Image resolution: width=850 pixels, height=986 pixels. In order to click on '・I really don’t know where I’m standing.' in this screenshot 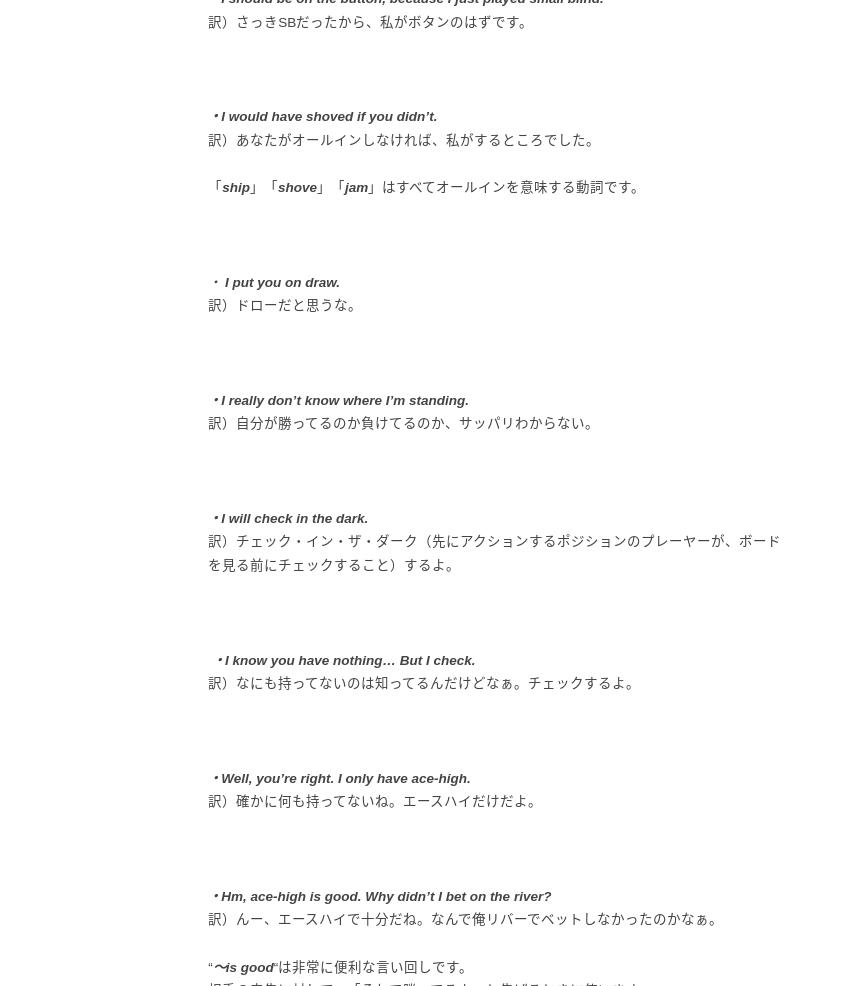, I will do `click(337, 398)`.